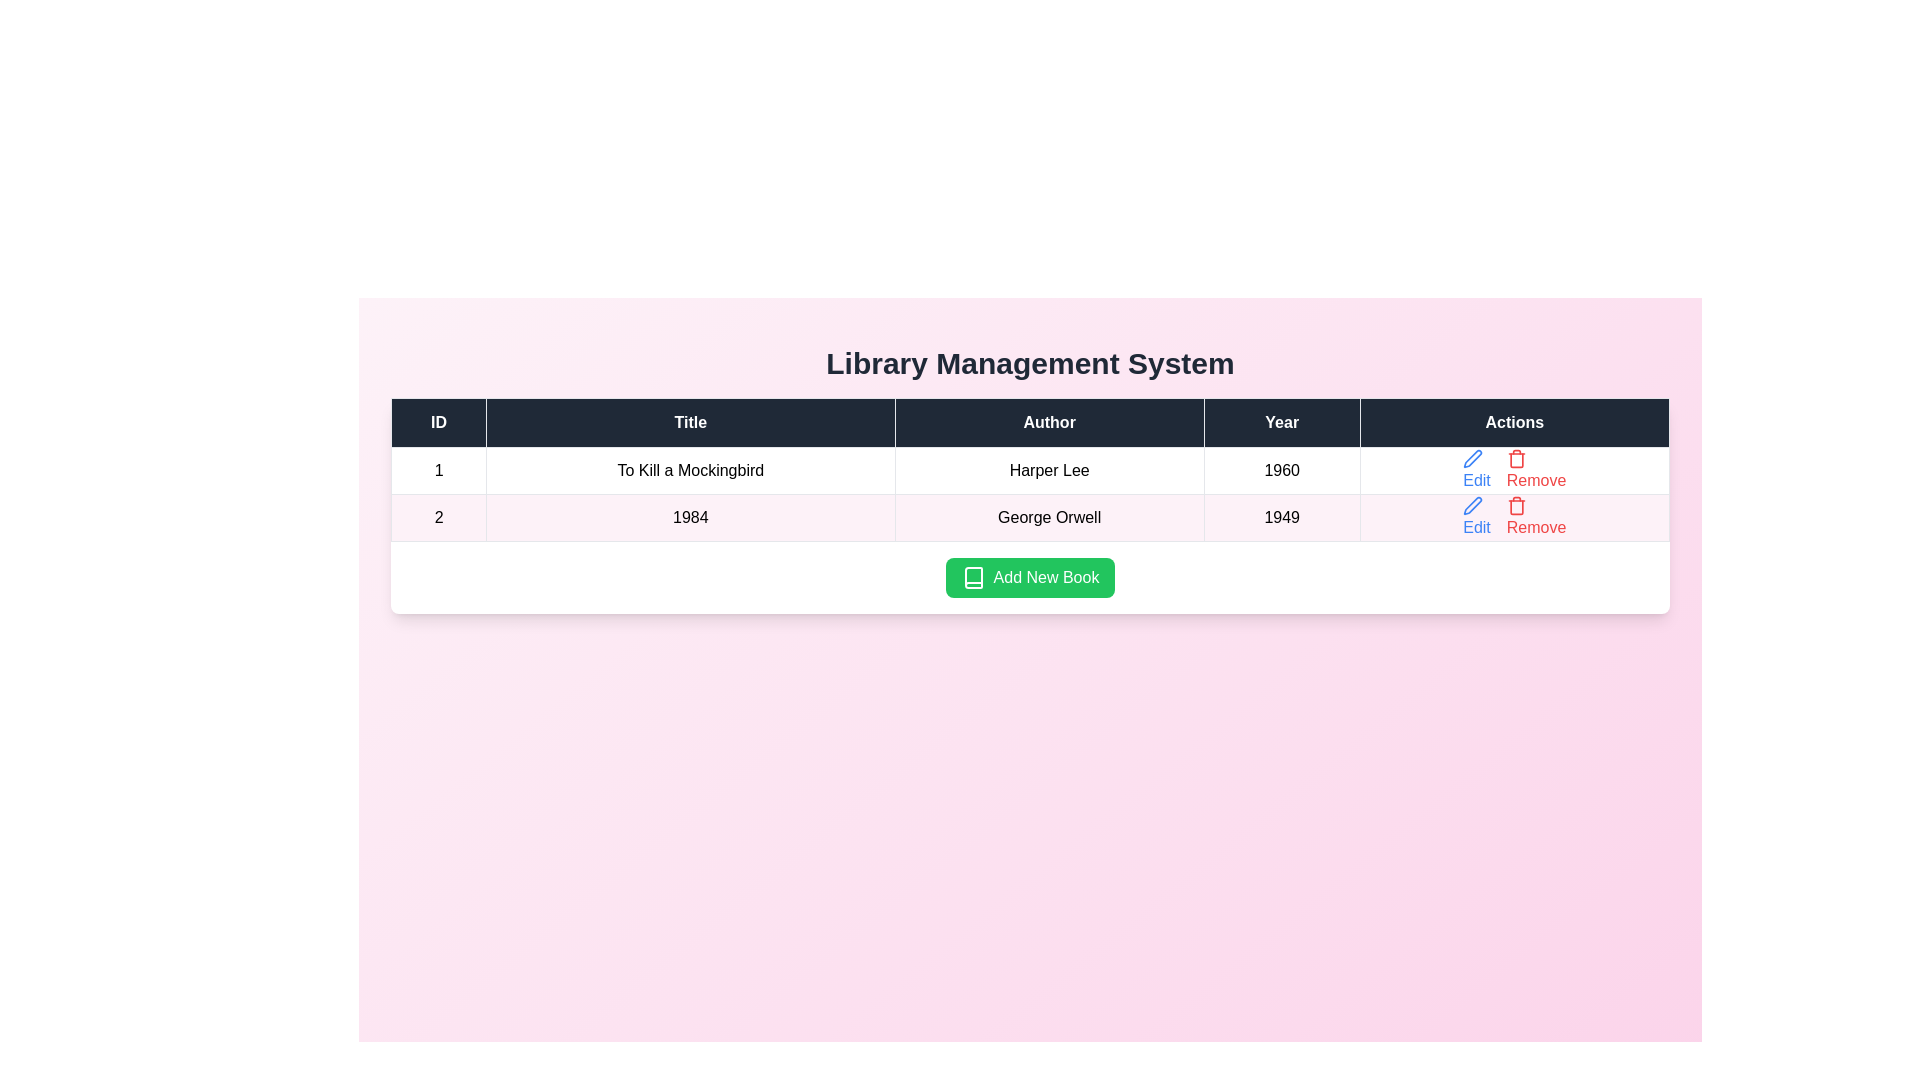  I want to click on the 'Year' header label in the table header, which is the fourth item in the sequence of header labels, located between the 'Author' and 'Actions' cells, so click(1282, 422).